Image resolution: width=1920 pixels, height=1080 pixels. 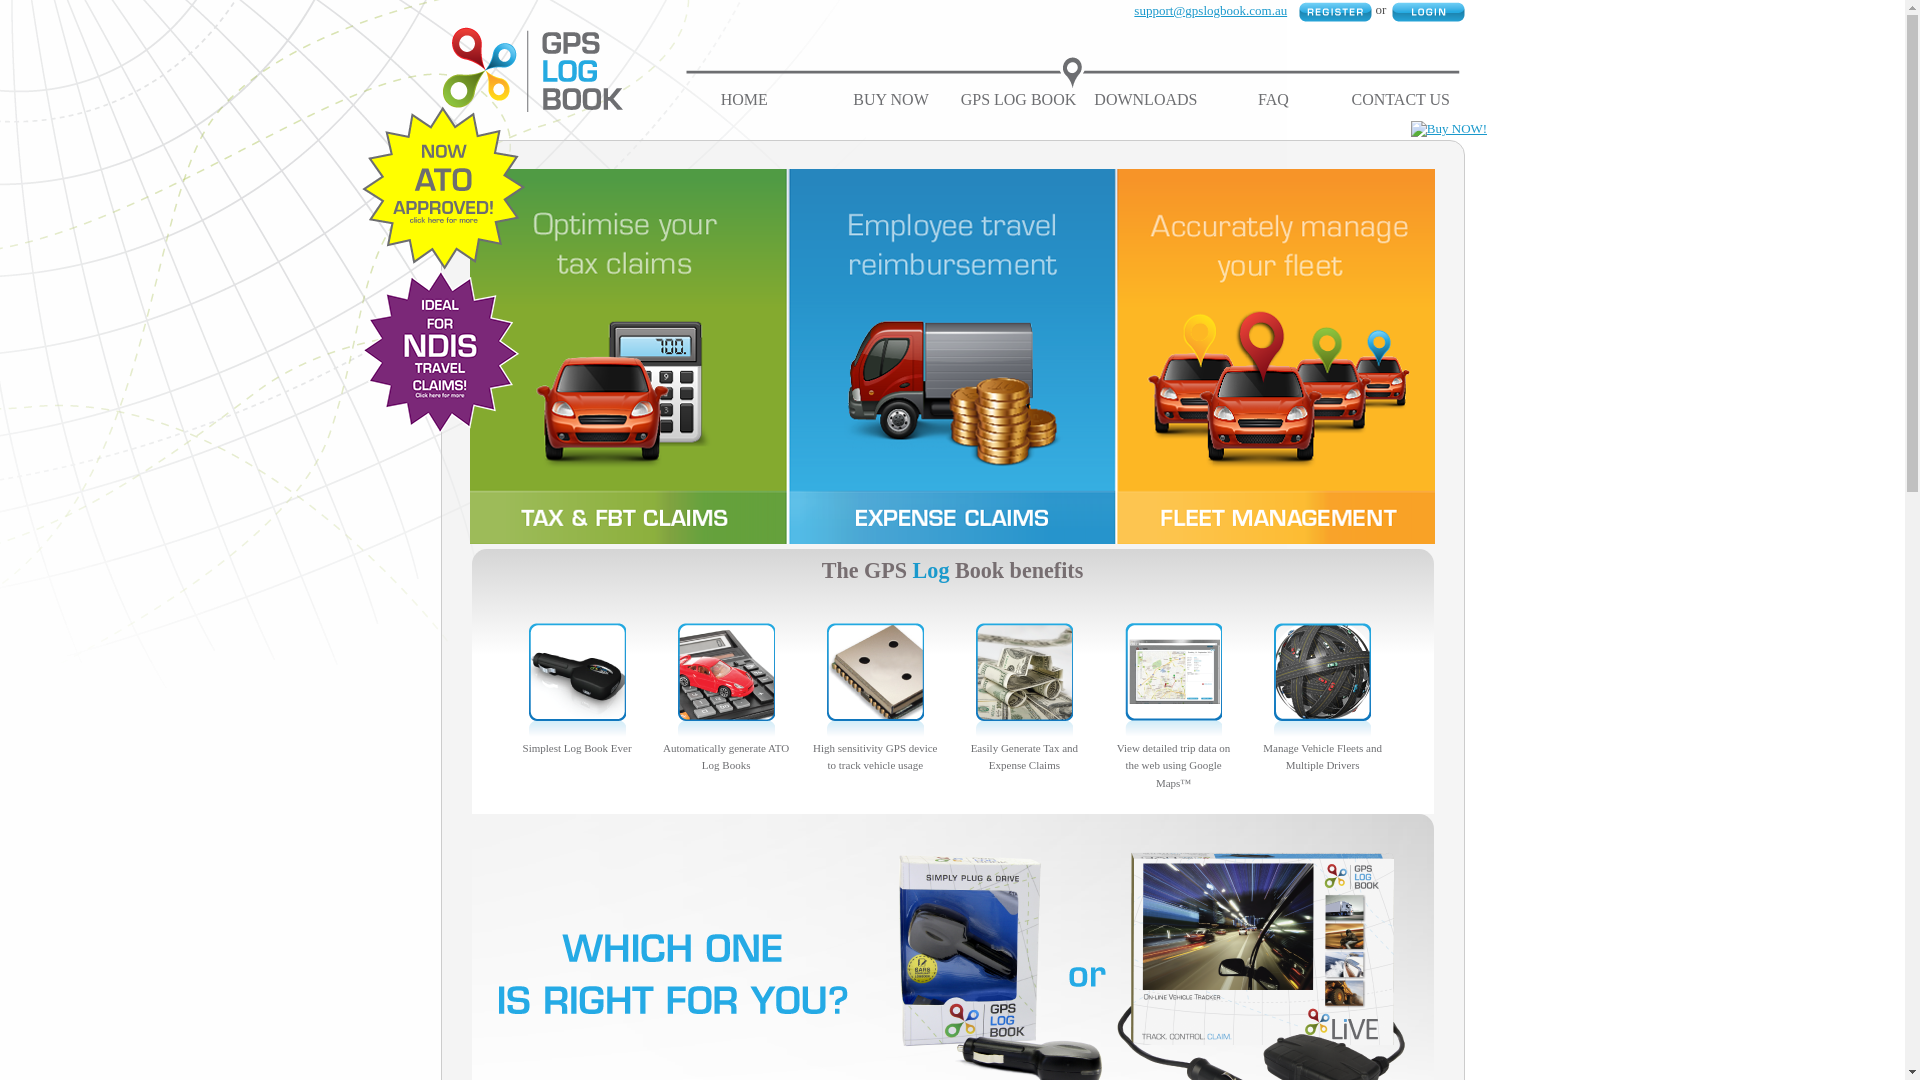 What do you see at coordinates (743, 99) in the screenshot?
I see `'HOME'` at bounding box center [743, 99].